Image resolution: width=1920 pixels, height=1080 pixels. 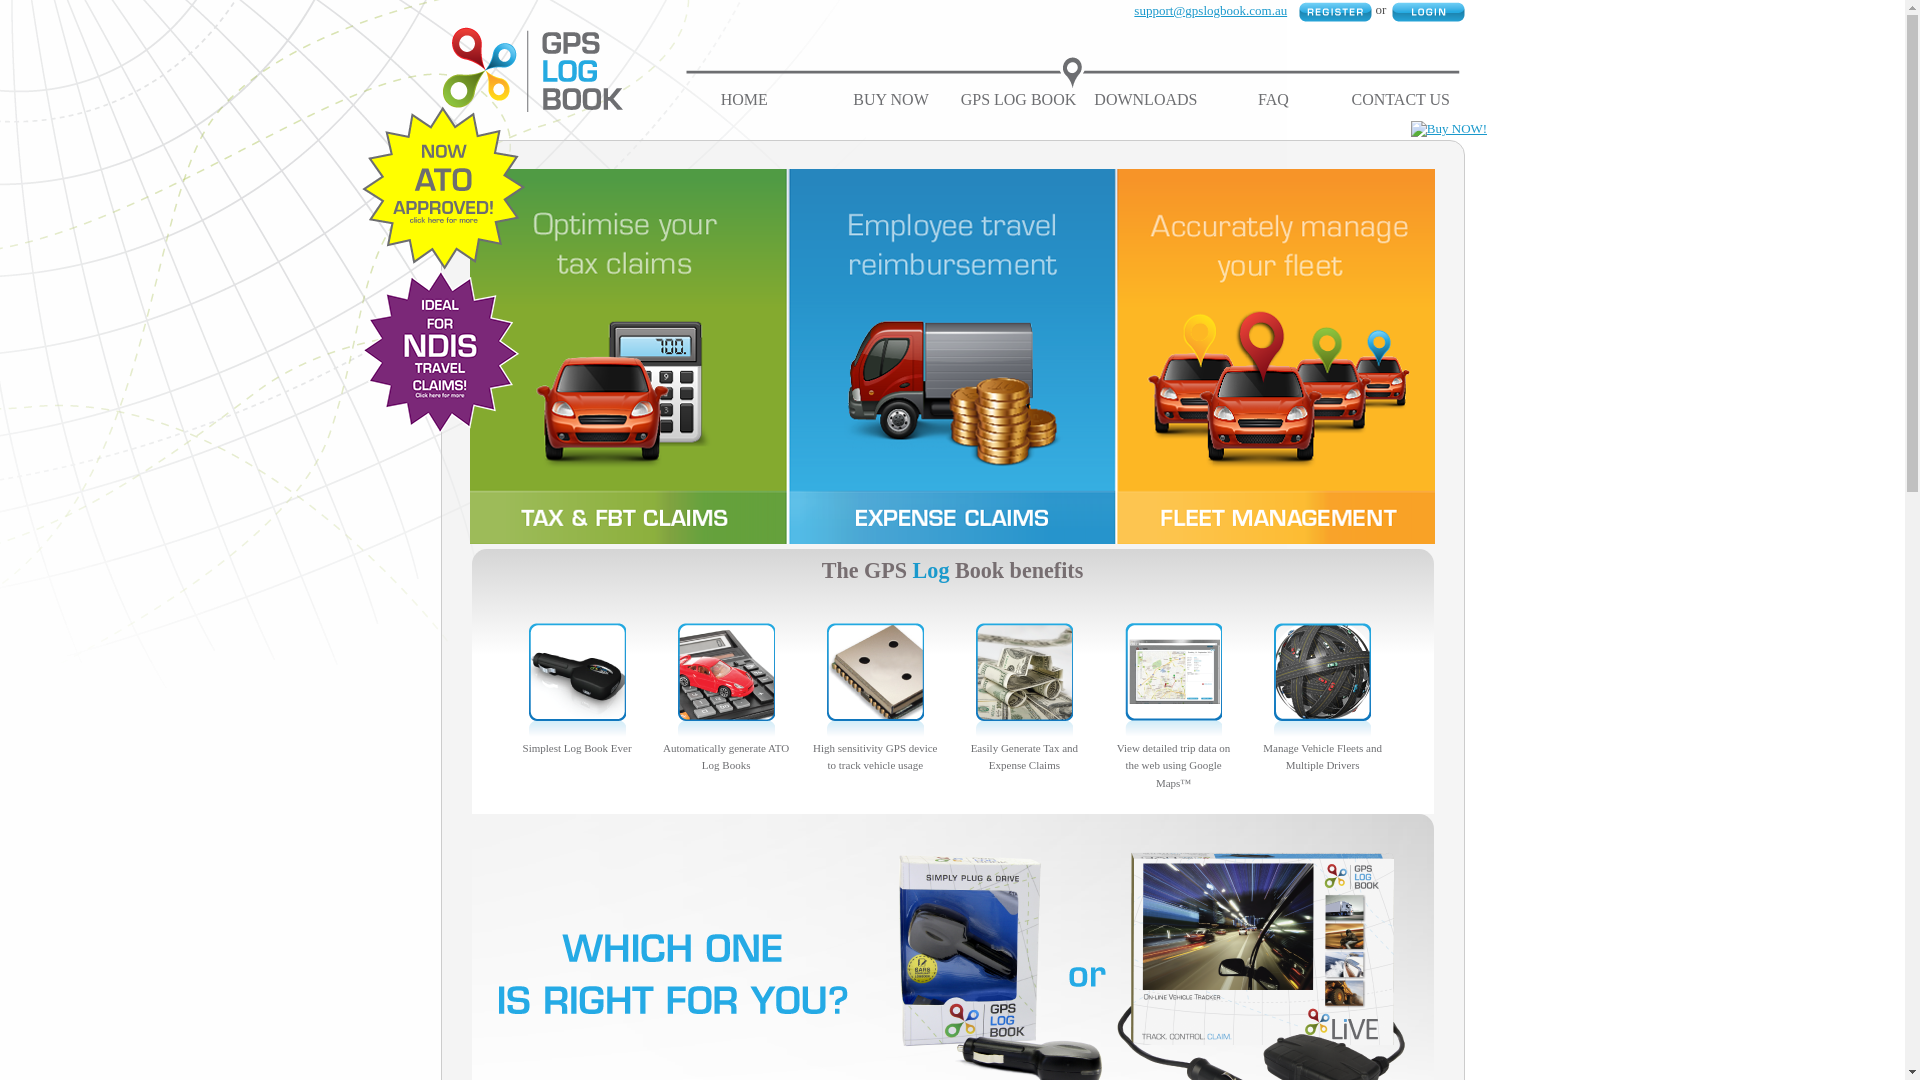 What do you see at coordinates (743, 99) in the screenshot?
I see `'HOME'` at bounding box center [743, 99].